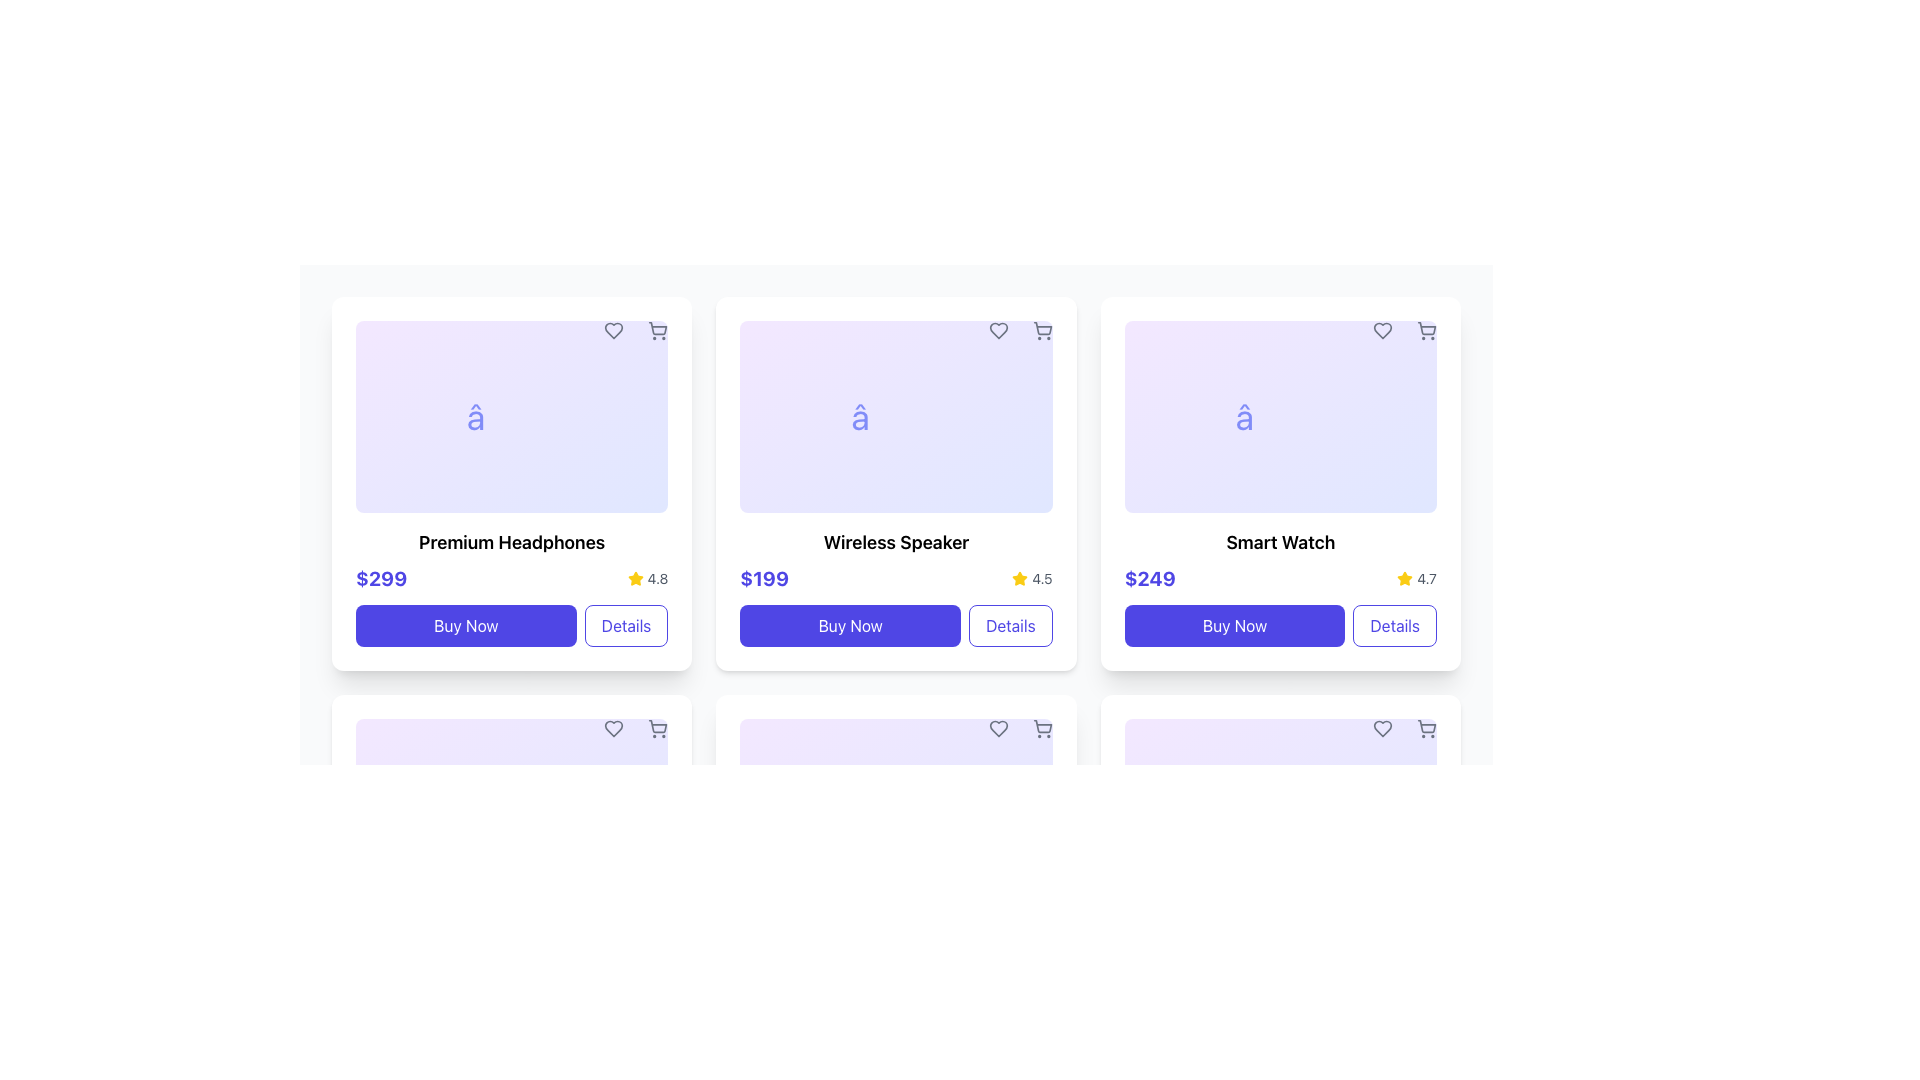 The image size is (1920, 1080). I want to click on the add to cart button (SVG icon) located in the top-right corner of the product card for the 'Wireless Speaker', so click(1041, 330).